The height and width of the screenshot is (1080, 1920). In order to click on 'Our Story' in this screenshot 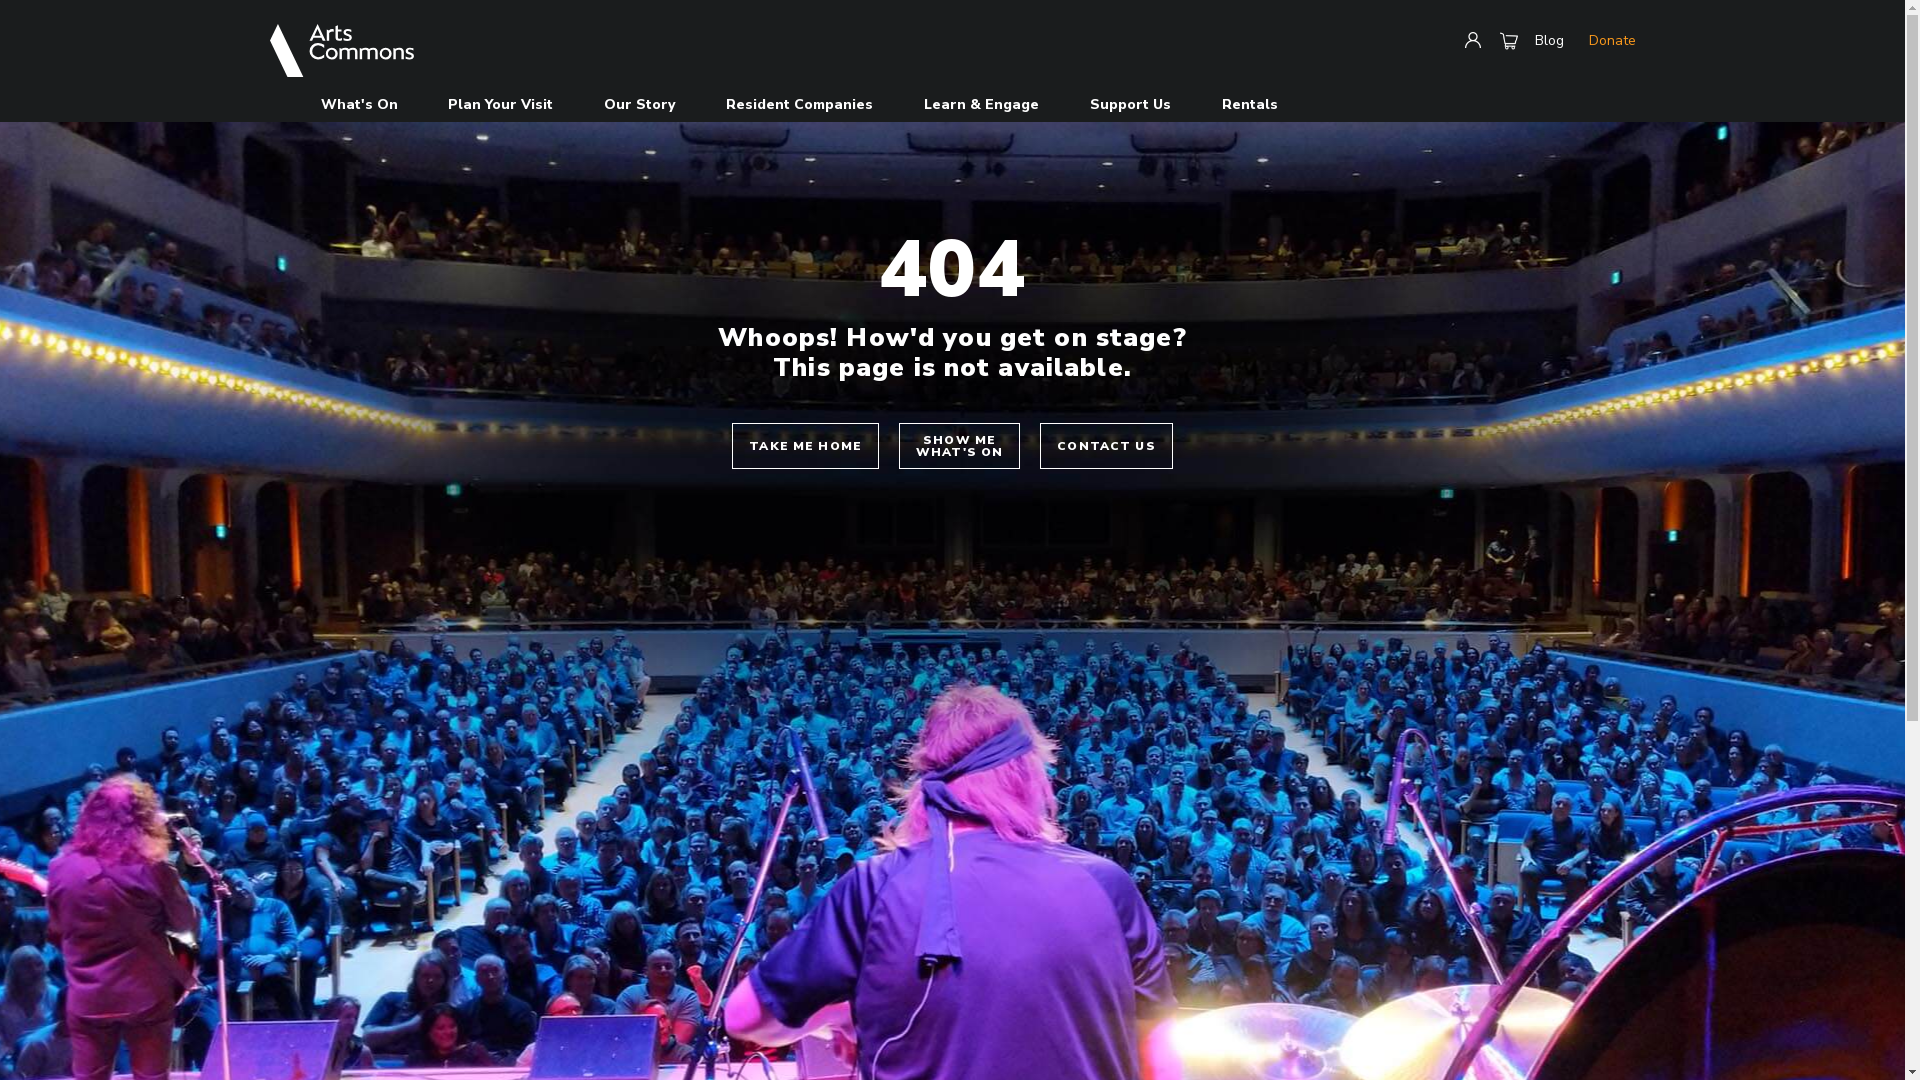, I will do `click(638, 104)`.